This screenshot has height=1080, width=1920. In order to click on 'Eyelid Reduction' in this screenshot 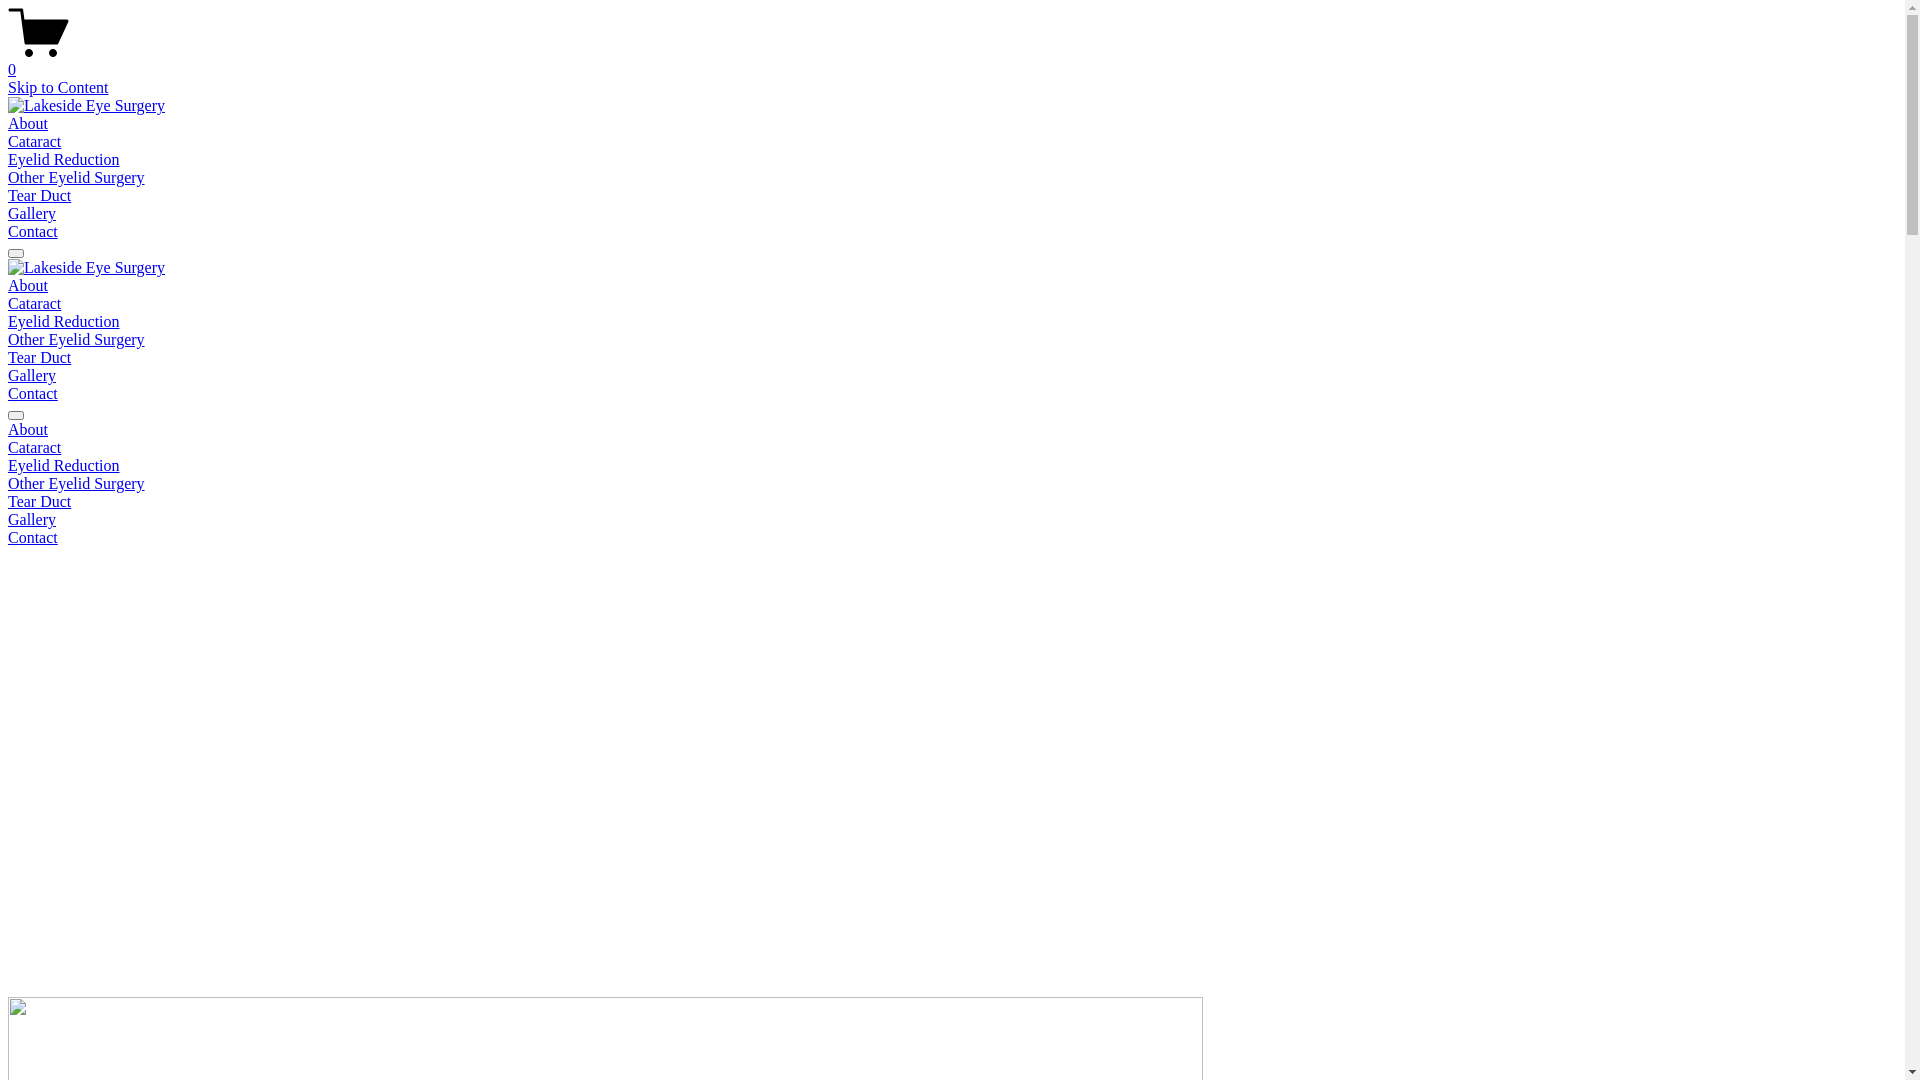, I will do `click(8, 158)`.